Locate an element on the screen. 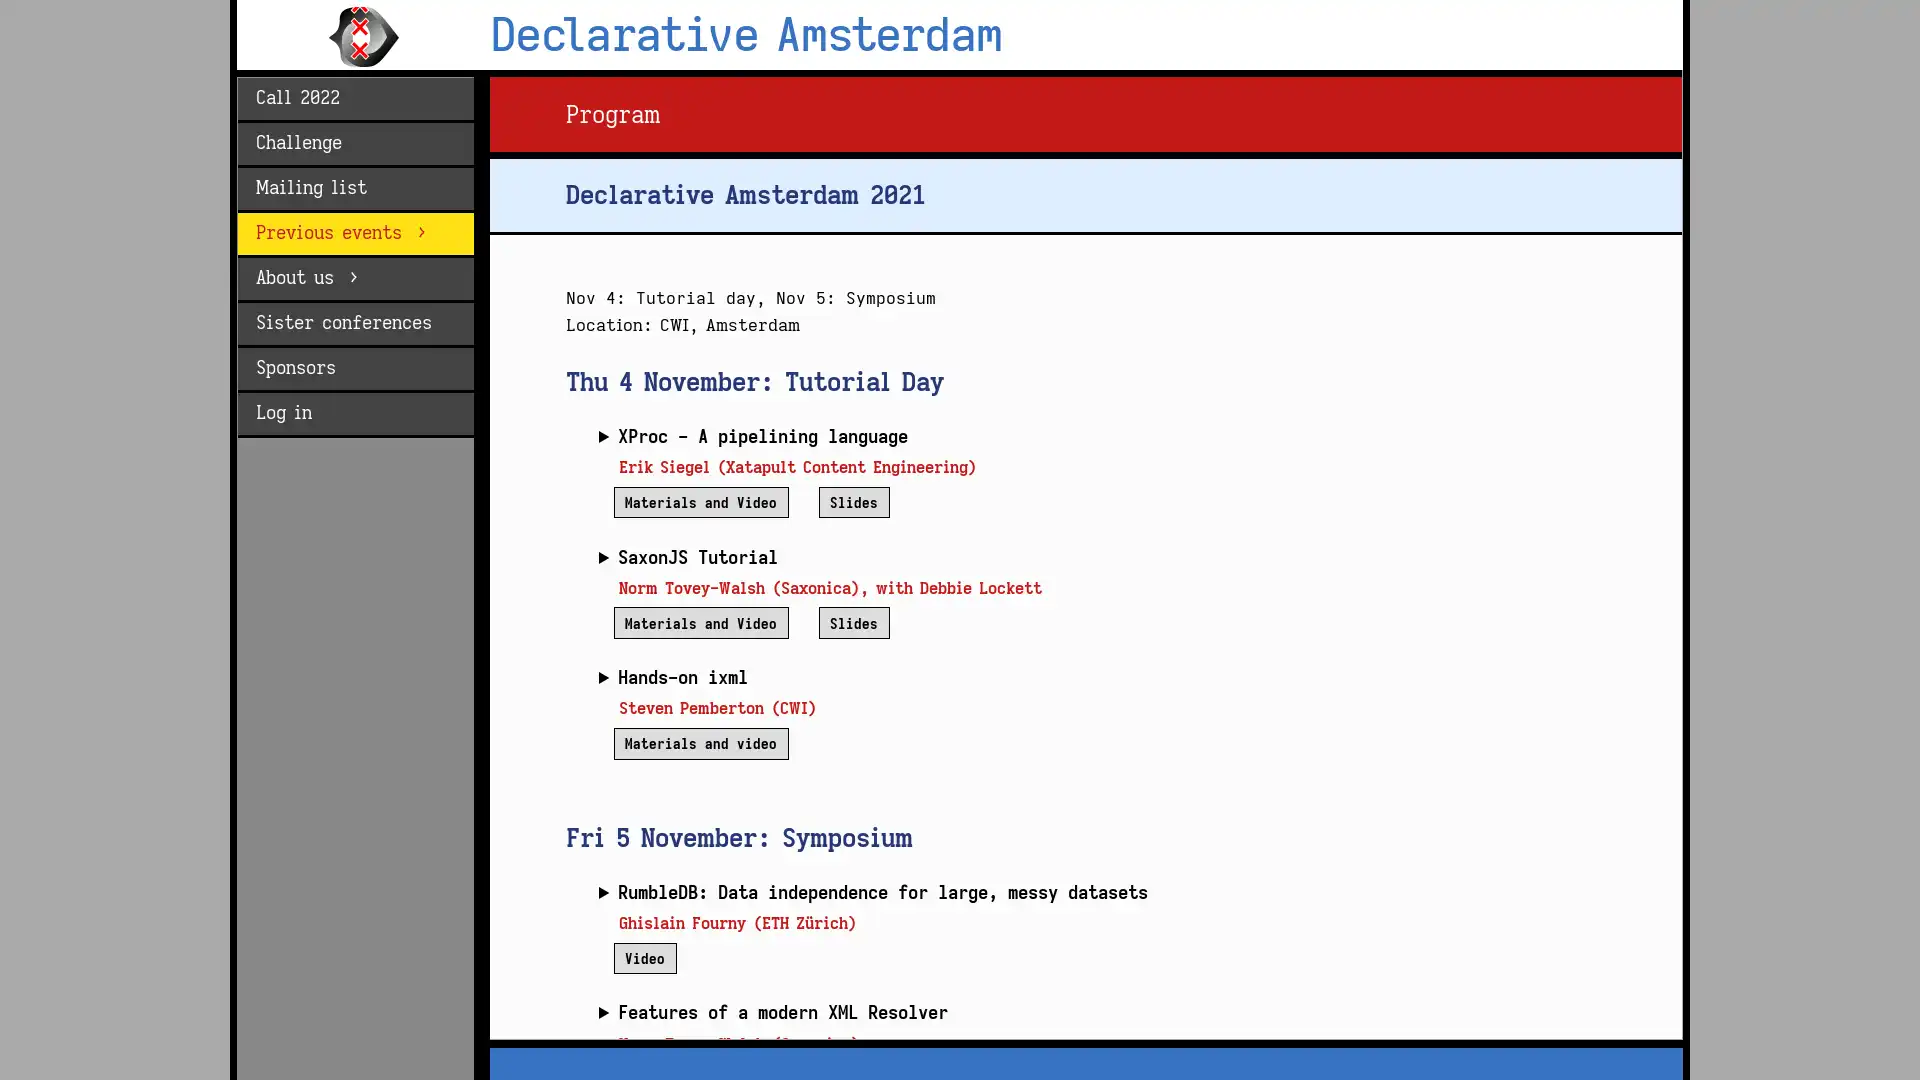 The image size is (1920, 1080). Slides is located at coordinates (853, 500).